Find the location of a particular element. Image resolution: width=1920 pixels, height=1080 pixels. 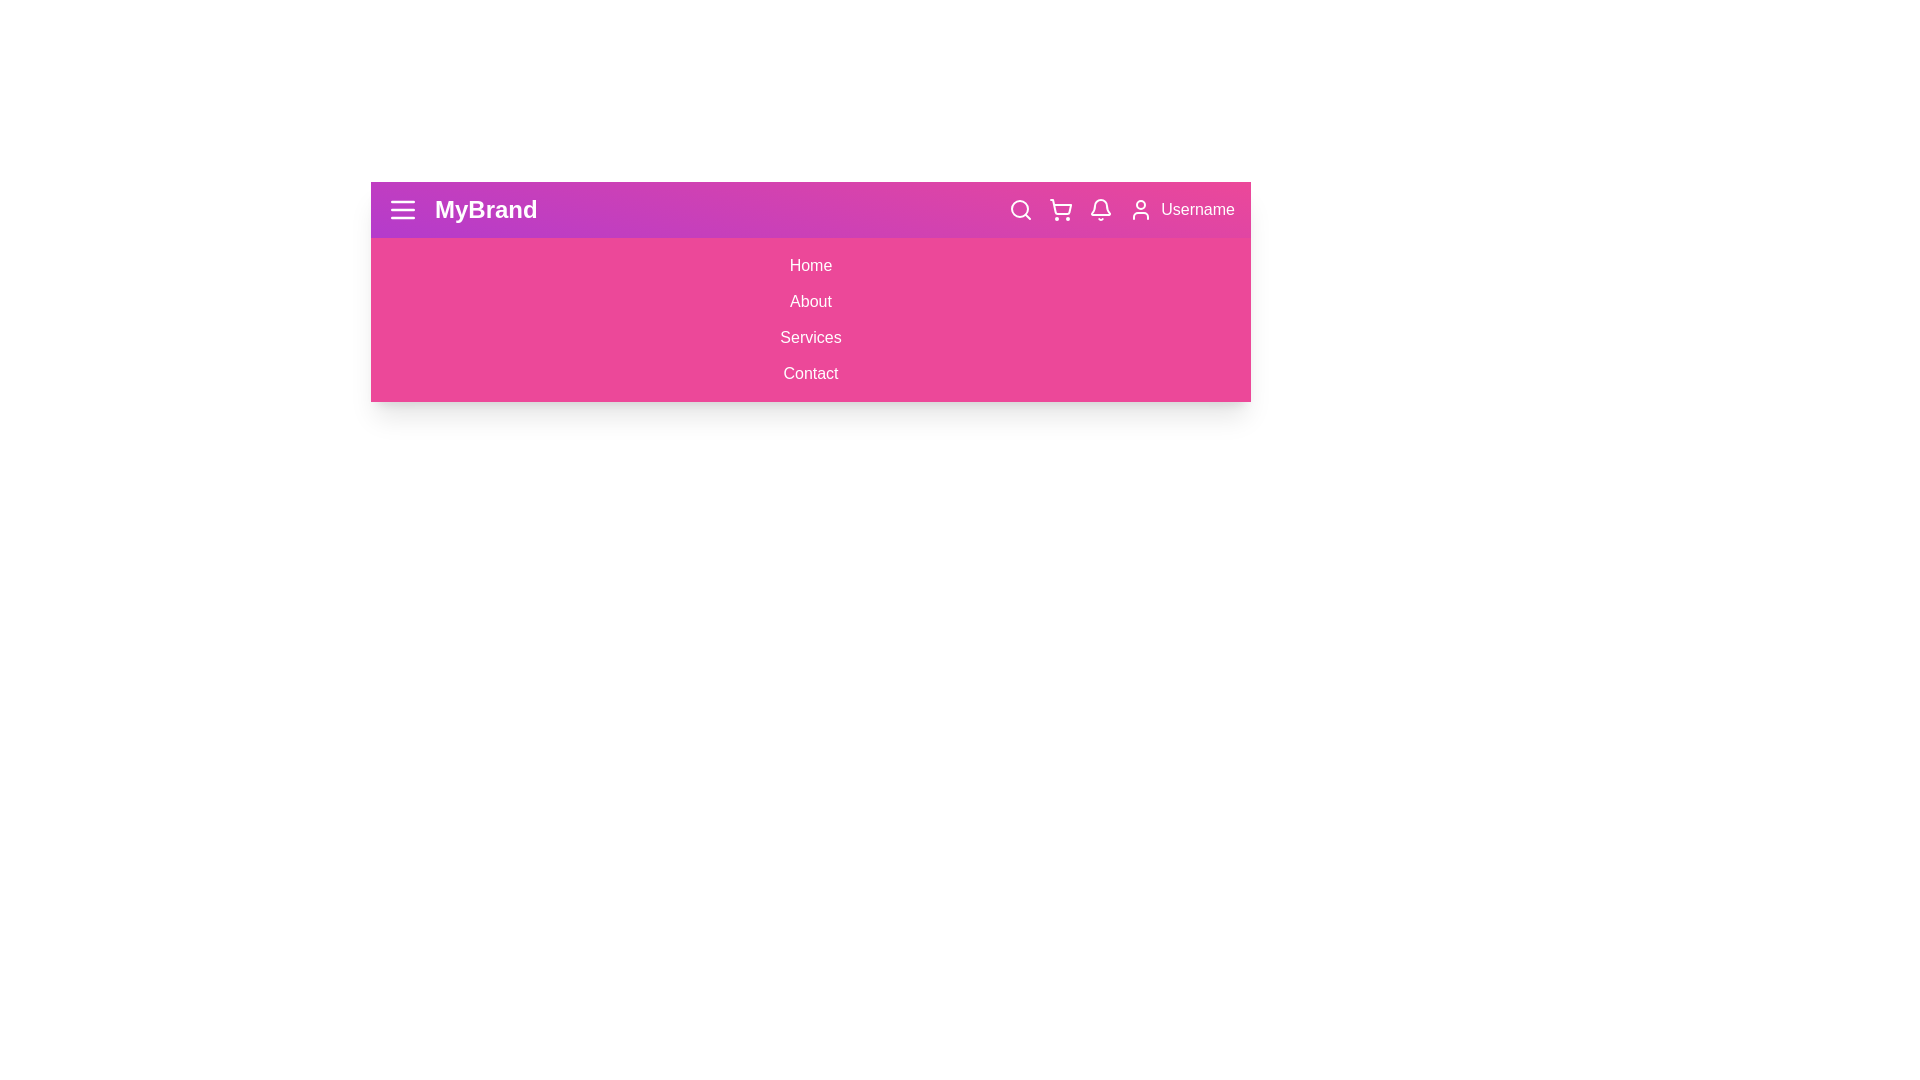

the Services link in the menu to navigate to the respective section is located at coordinates (811, 337).